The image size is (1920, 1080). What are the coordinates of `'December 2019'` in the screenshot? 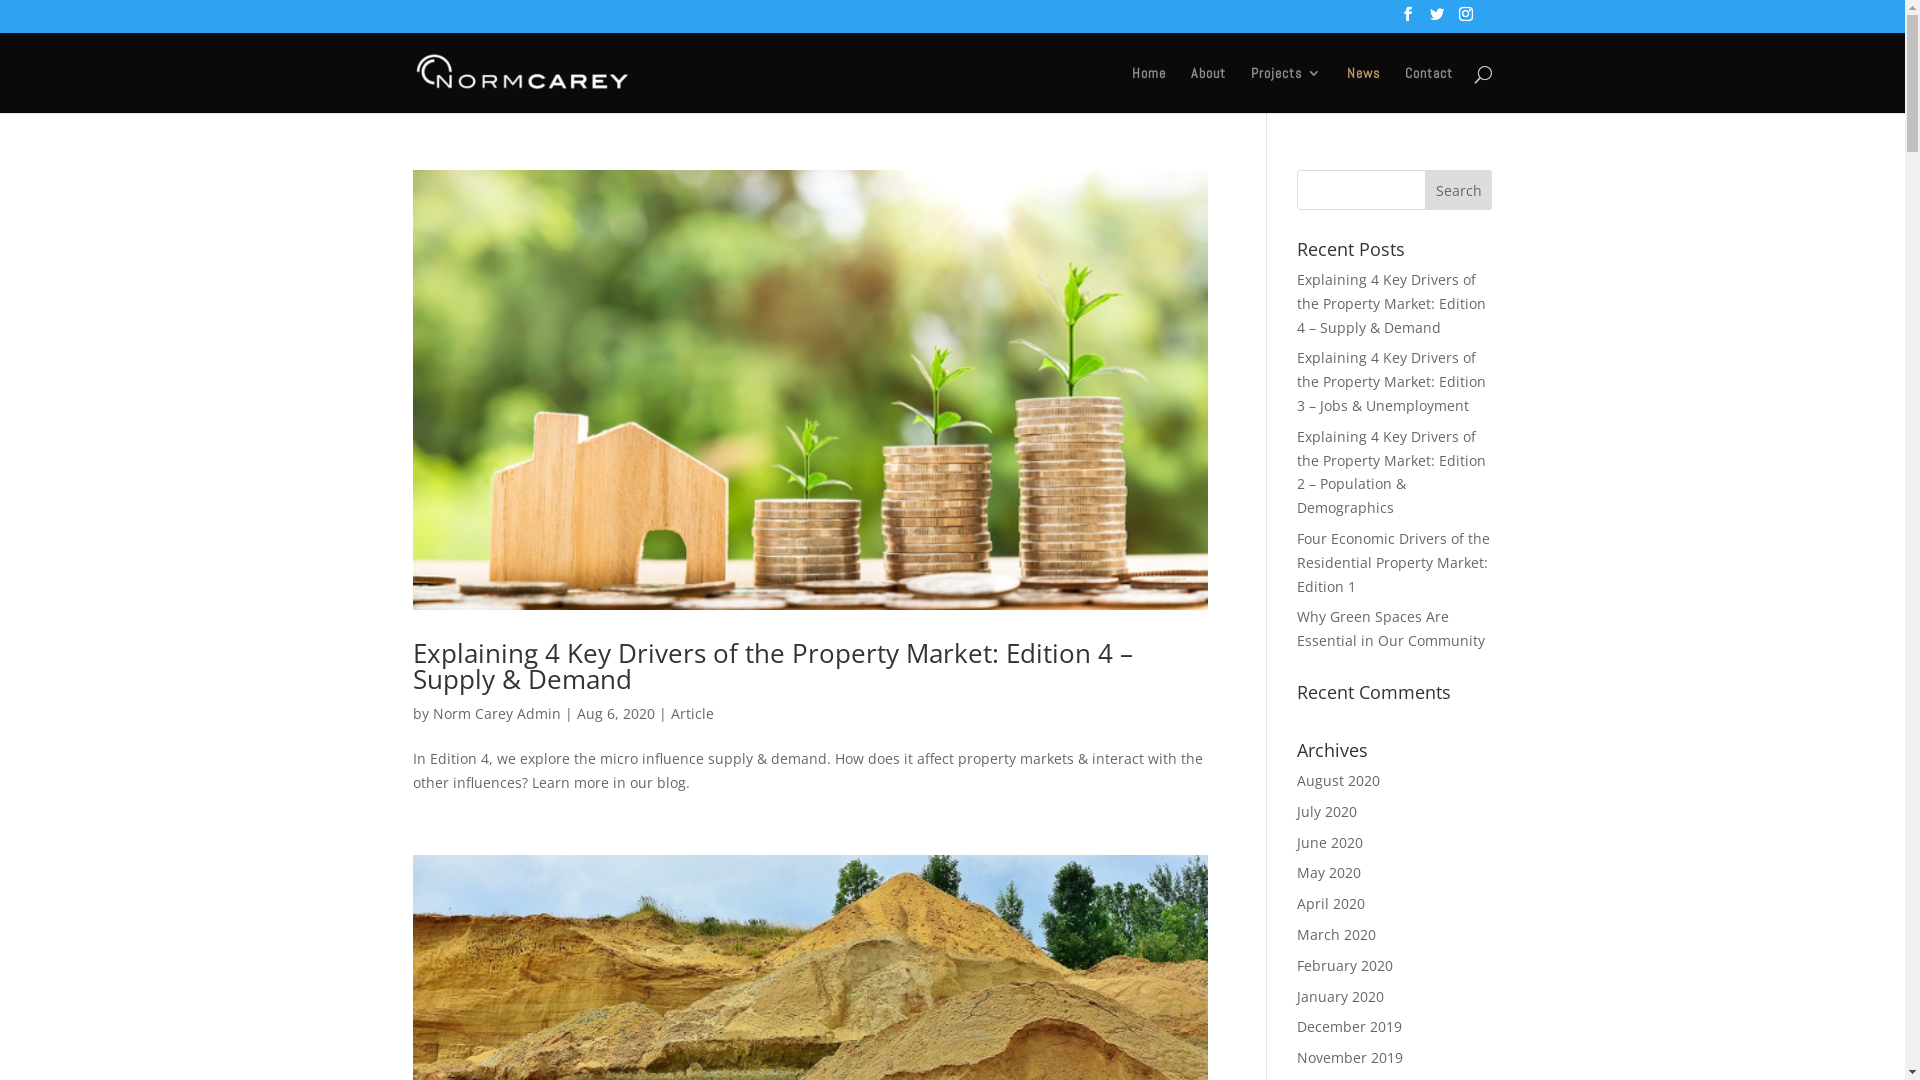 It's located at (1349, 1026).